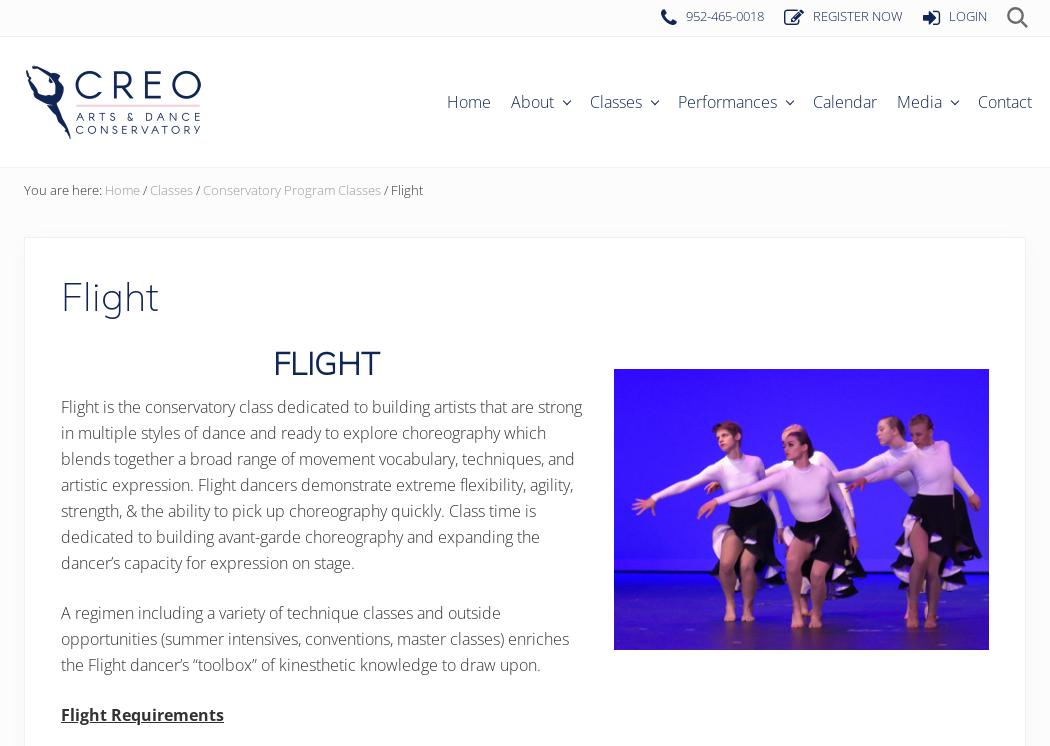  Describe the element at coordinates (1004, 101) in the screenshot. I see `'Contact'` at that location.